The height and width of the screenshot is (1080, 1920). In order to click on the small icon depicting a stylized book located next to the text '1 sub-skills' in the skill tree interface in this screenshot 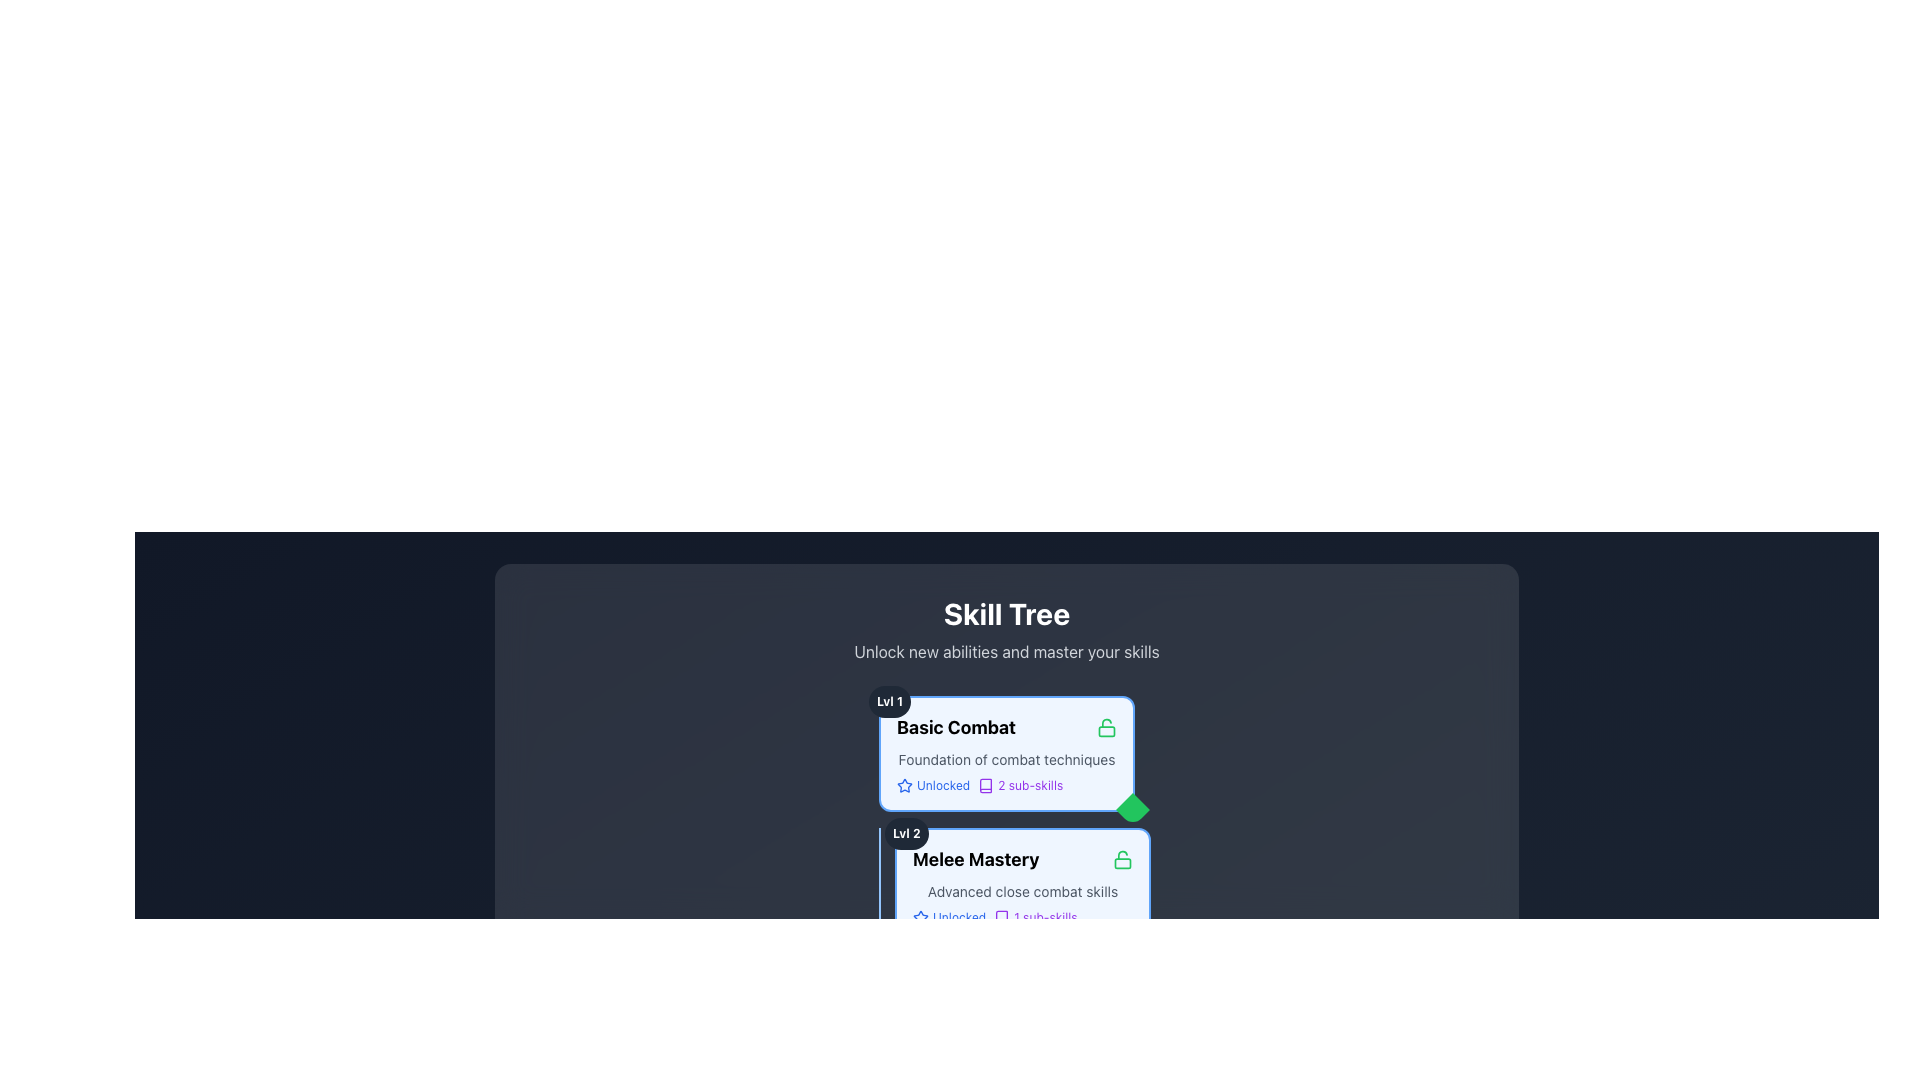, I will do `click(1002, 918)`.